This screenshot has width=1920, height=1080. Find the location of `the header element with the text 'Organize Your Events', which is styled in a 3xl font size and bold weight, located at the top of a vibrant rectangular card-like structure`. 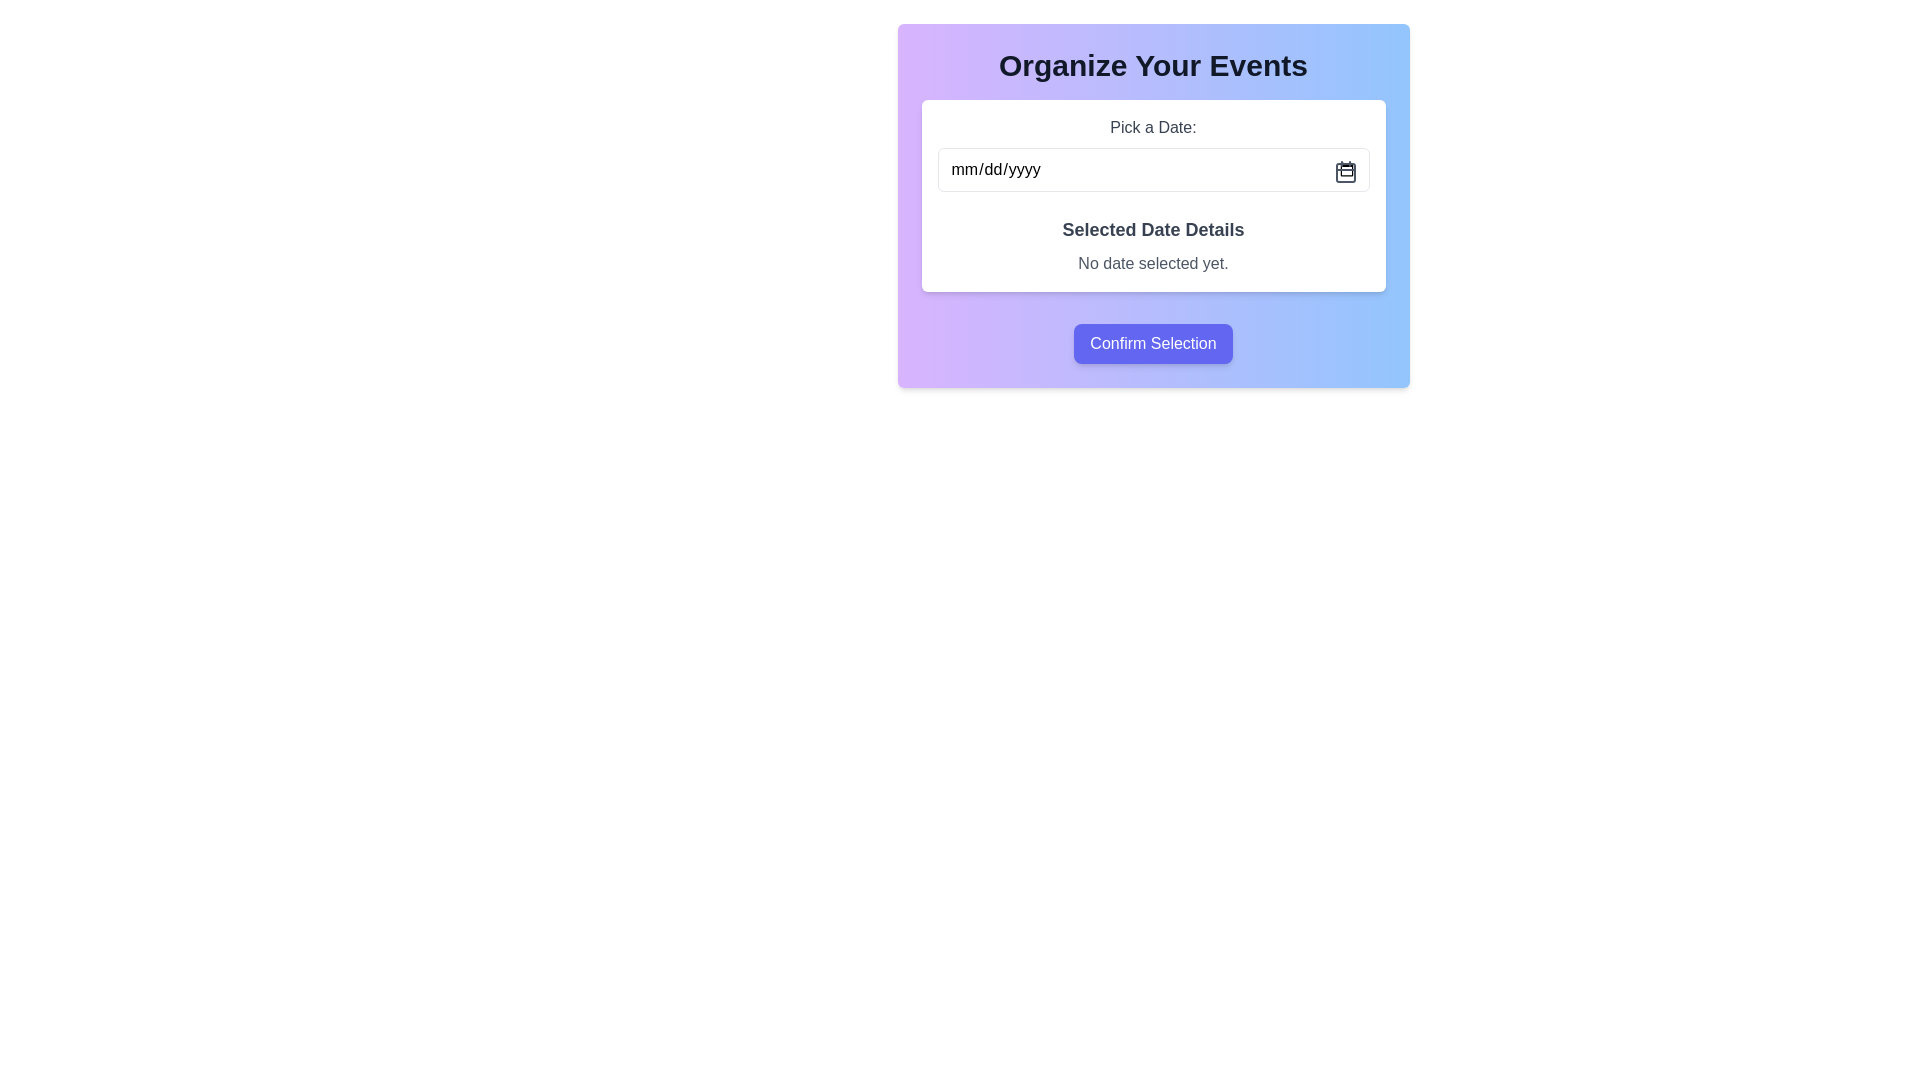

the header element with the text 'Organize Your Events', which is styled in a 3xl font size and bold weight, located at the top of a vibrant rectangular card-like structure is located at coordinates (1153, 64).